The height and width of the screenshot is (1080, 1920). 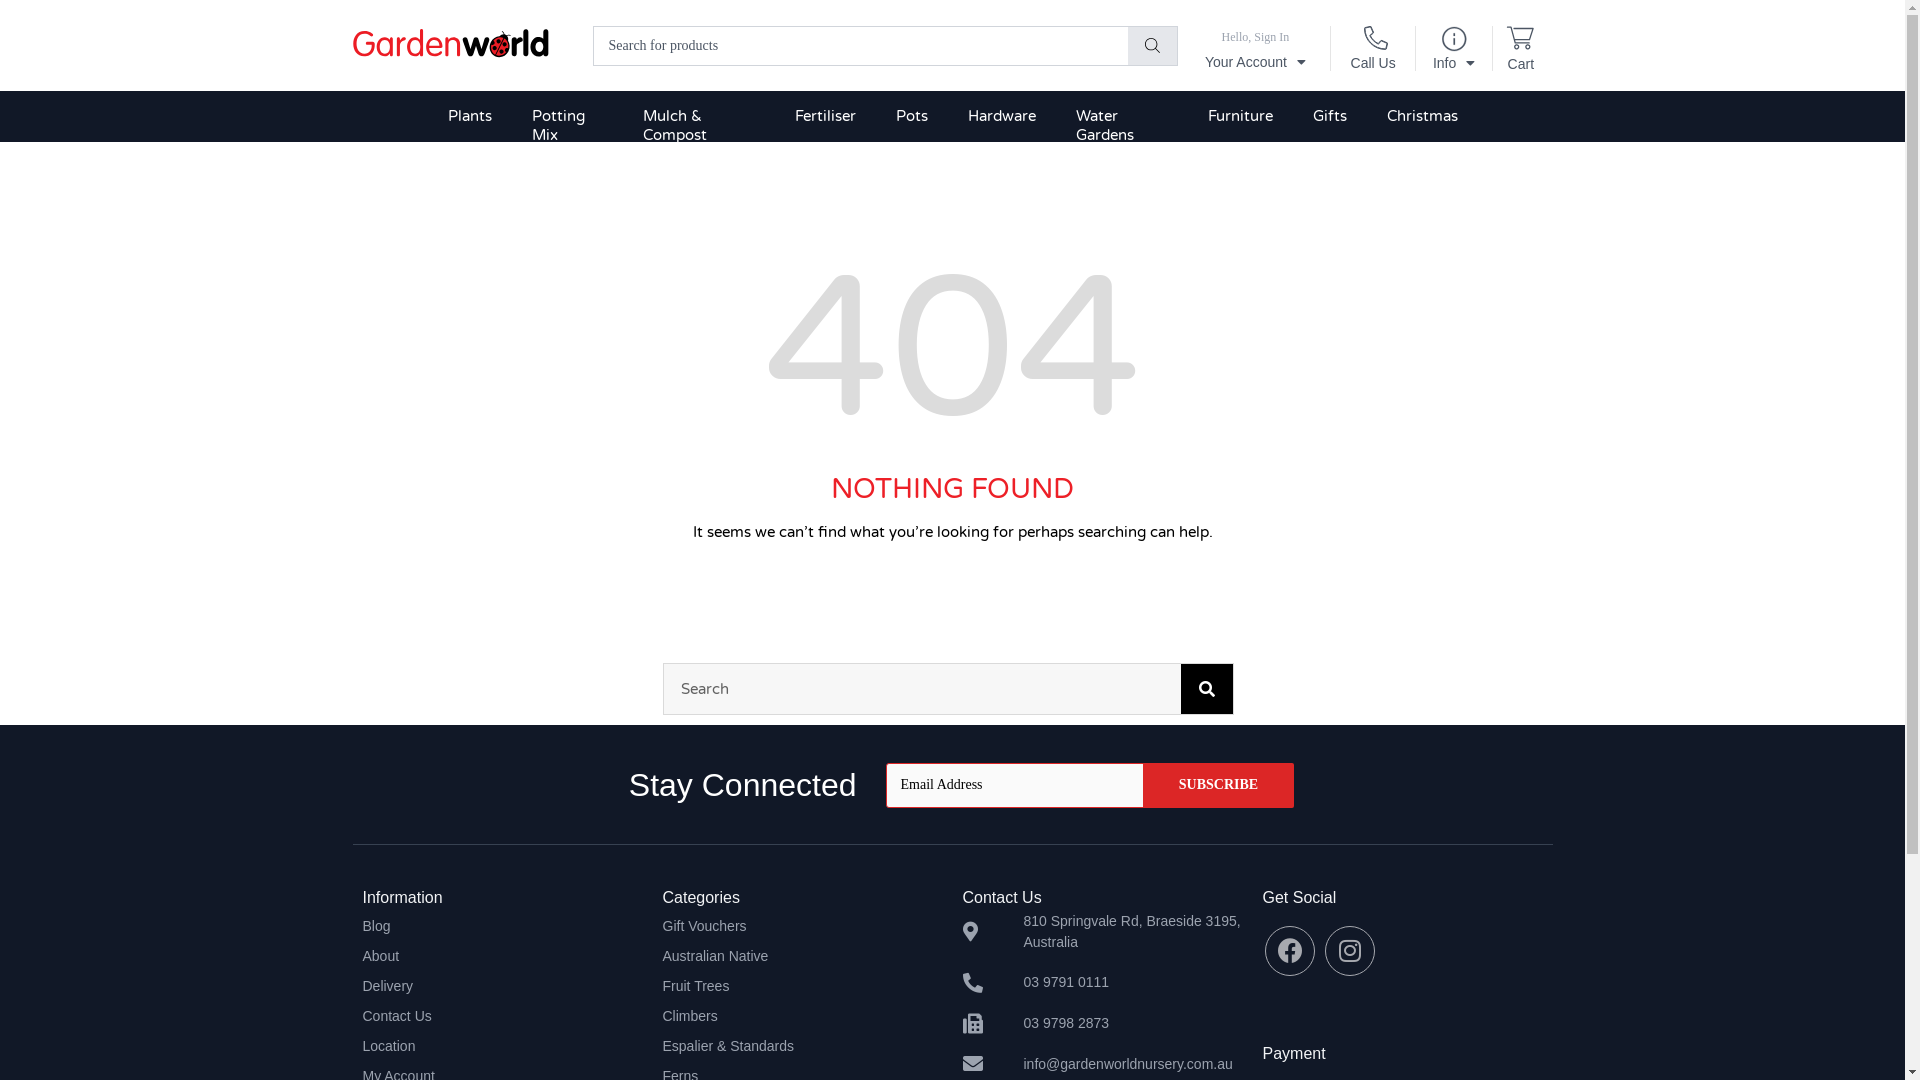 I want to click on 'Espalier & Standards', so click(x=801, y=1044).